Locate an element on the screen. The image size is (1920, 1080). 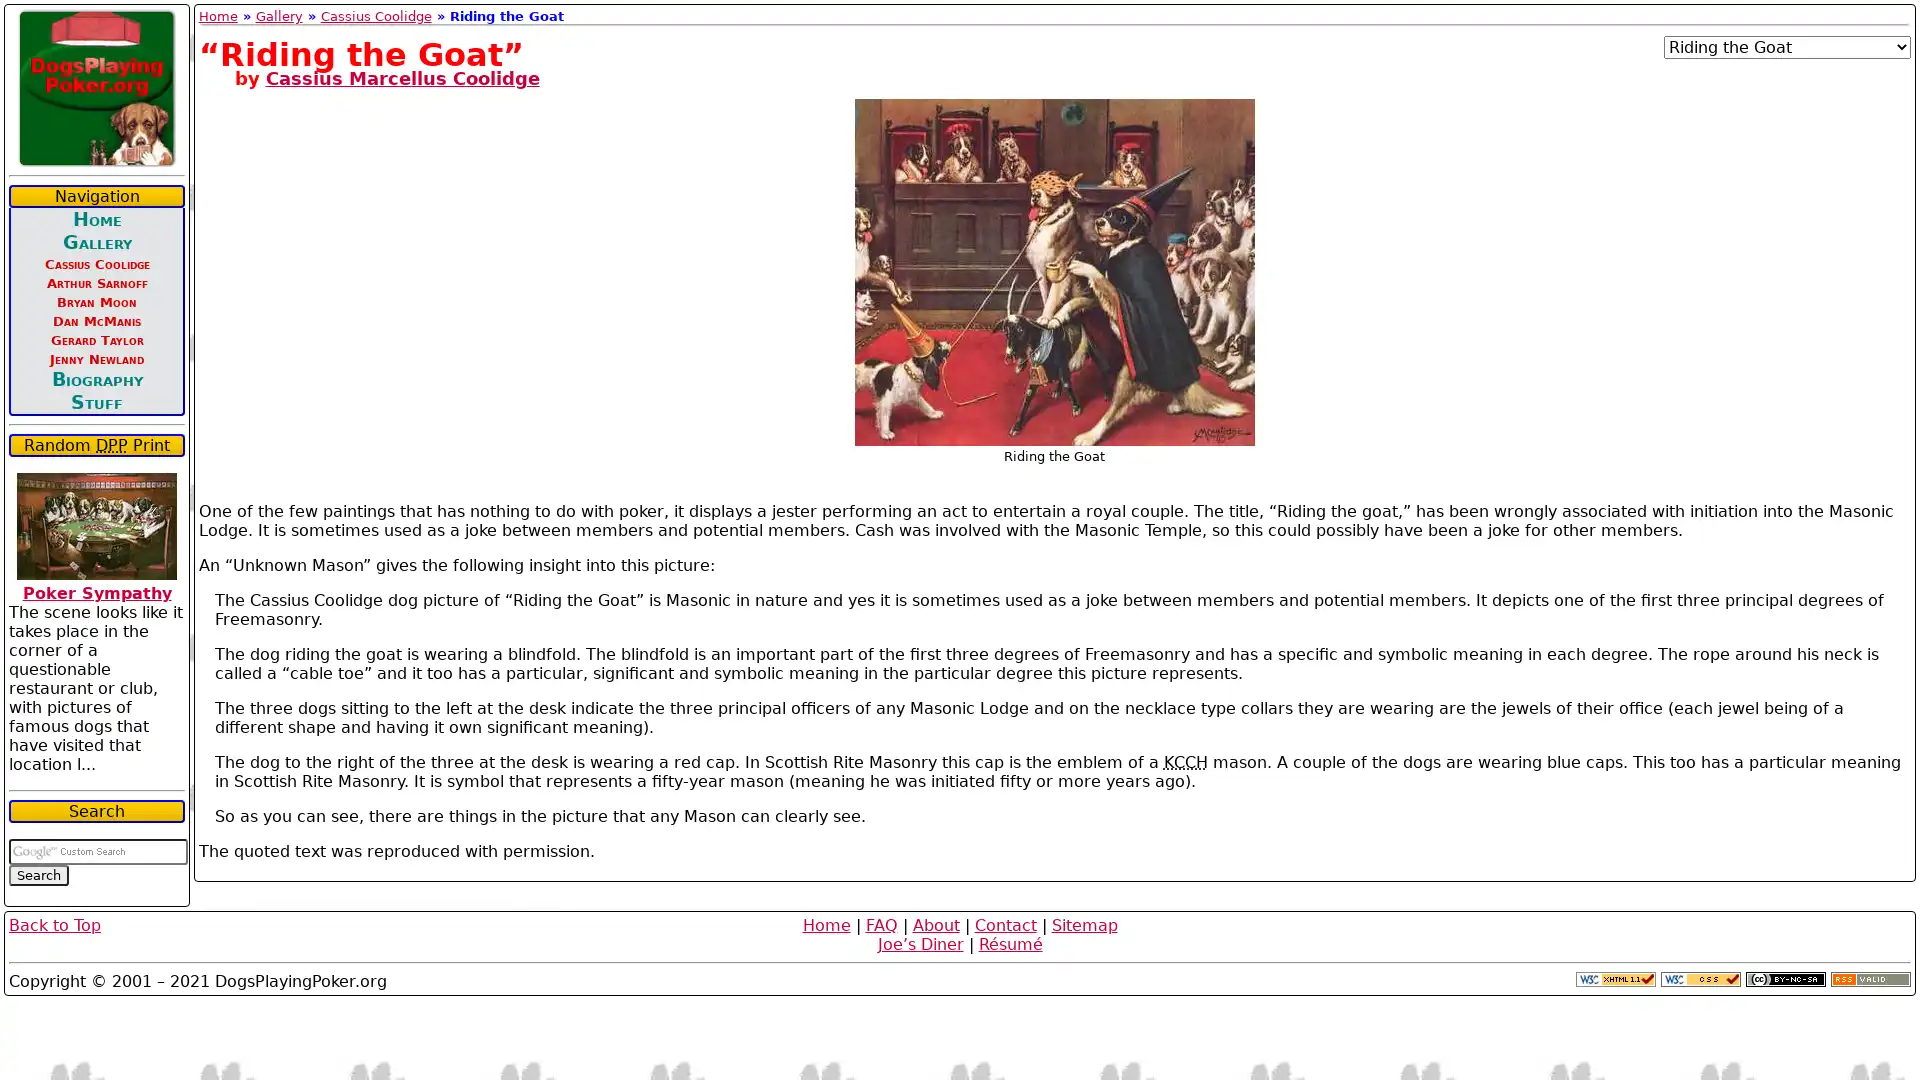
Search is located at coordinates (38, 874).